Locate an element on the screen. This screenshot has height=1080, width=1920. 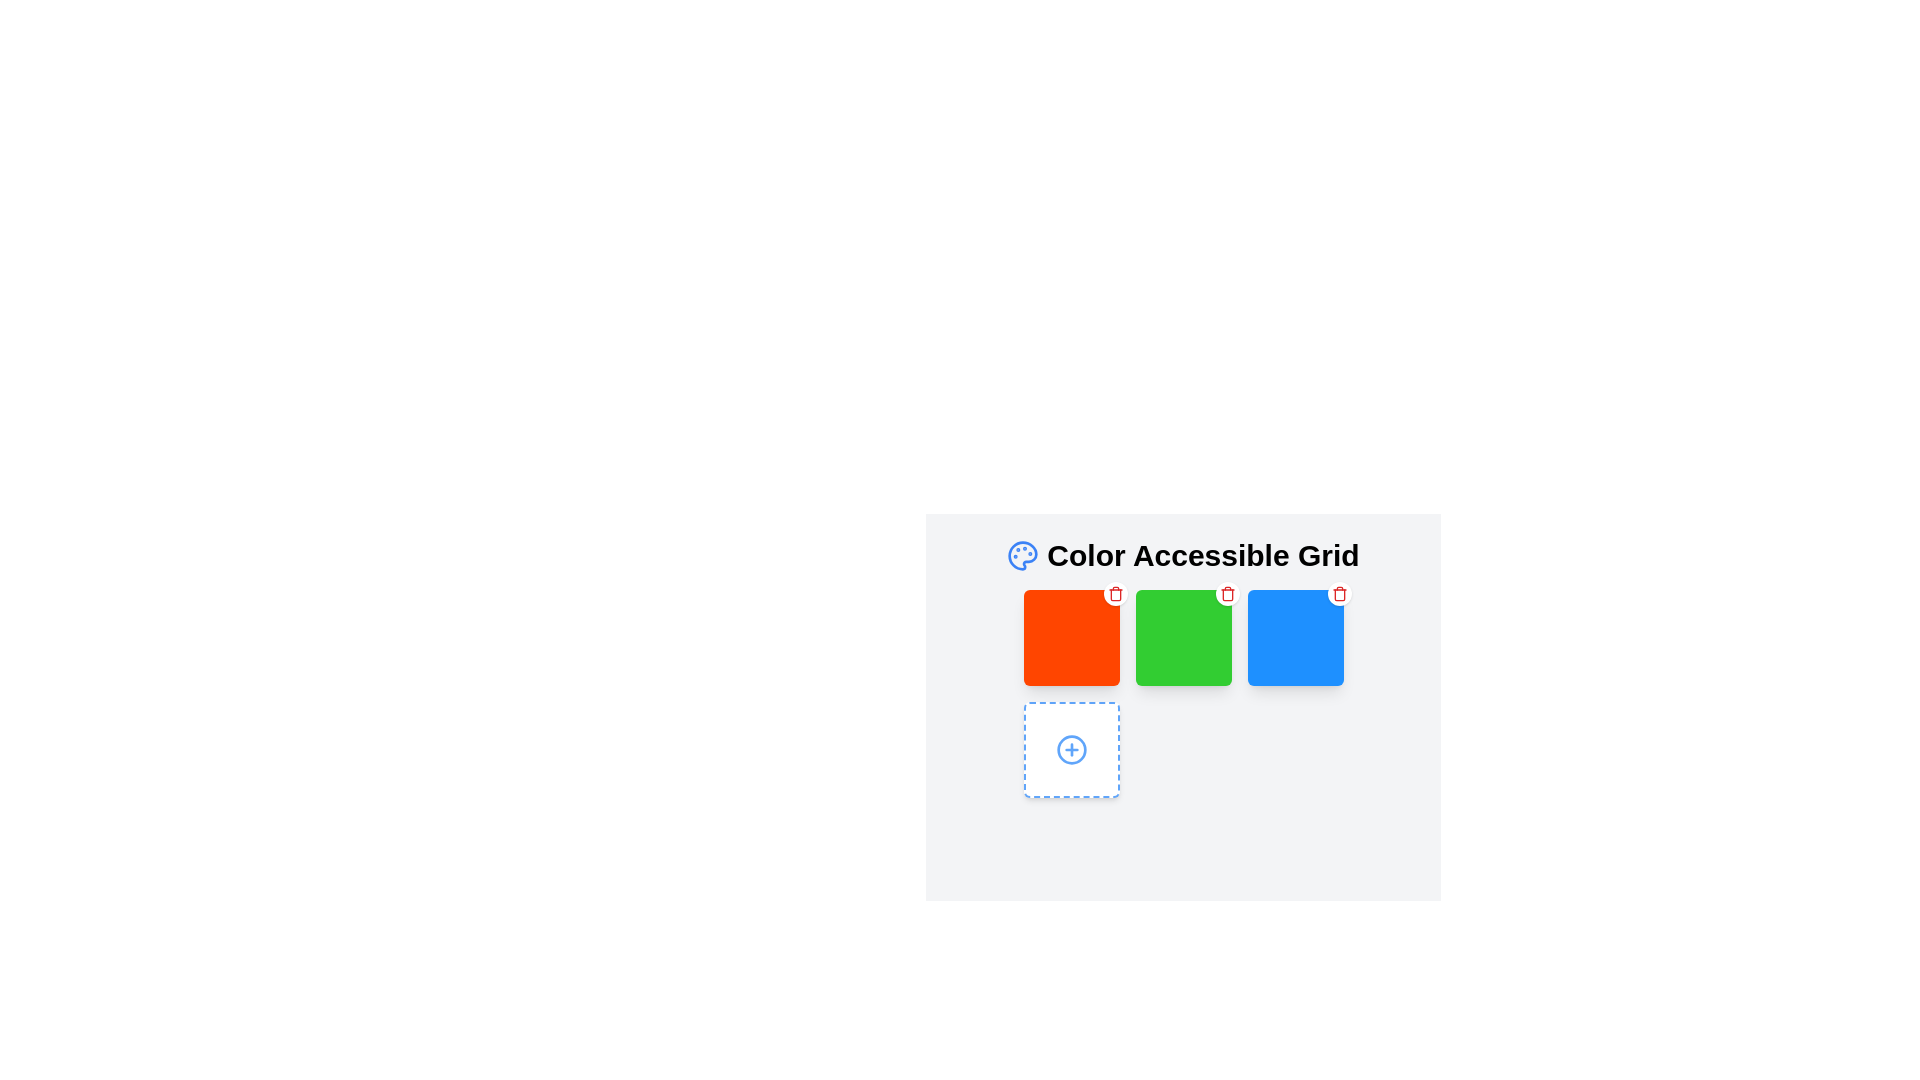
the delete button in the top-right corner of the red tile in the 'Color Accessible Grid' is located at coordinates (1114, 593).